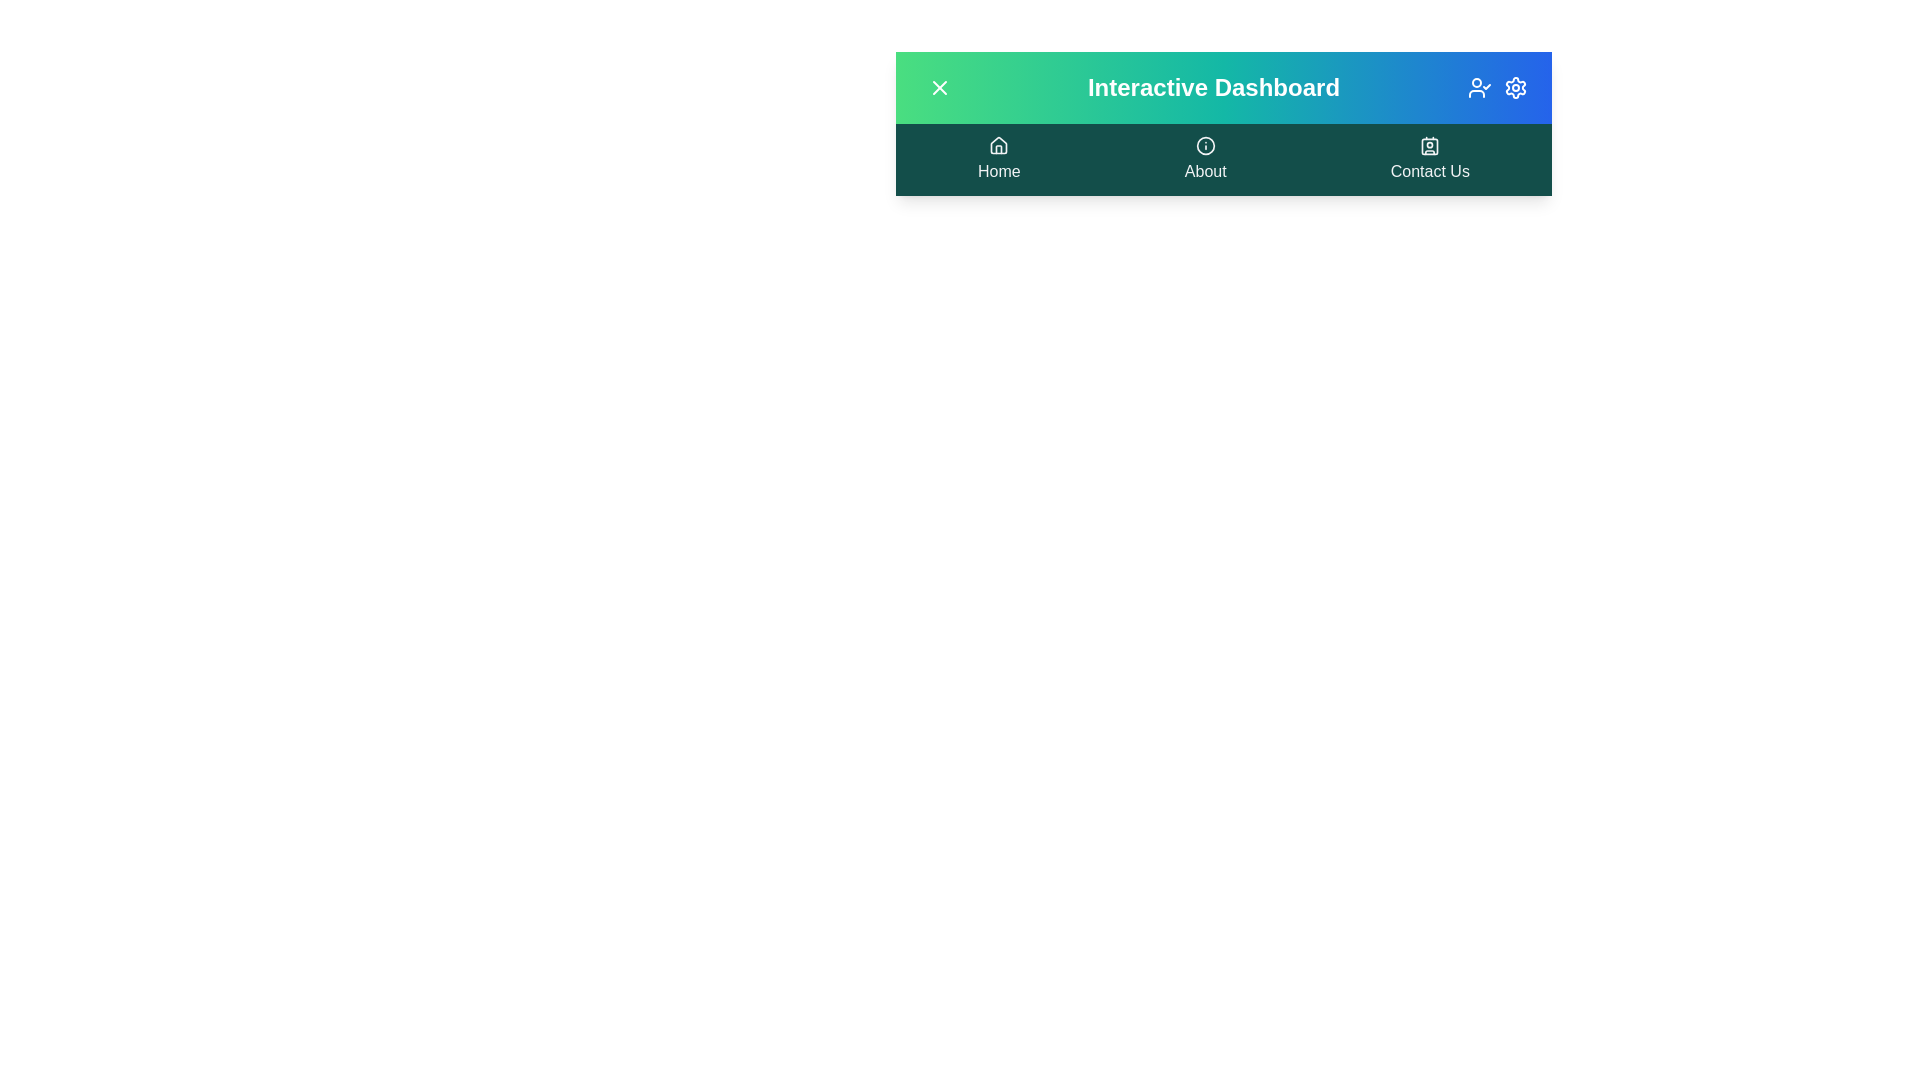 The image size is (1920, 1080). What do you see at coordinates (1429, 158) in the screenshot?
I see `the 'Contact Us' menu item` at bounding box center [1429, 158].